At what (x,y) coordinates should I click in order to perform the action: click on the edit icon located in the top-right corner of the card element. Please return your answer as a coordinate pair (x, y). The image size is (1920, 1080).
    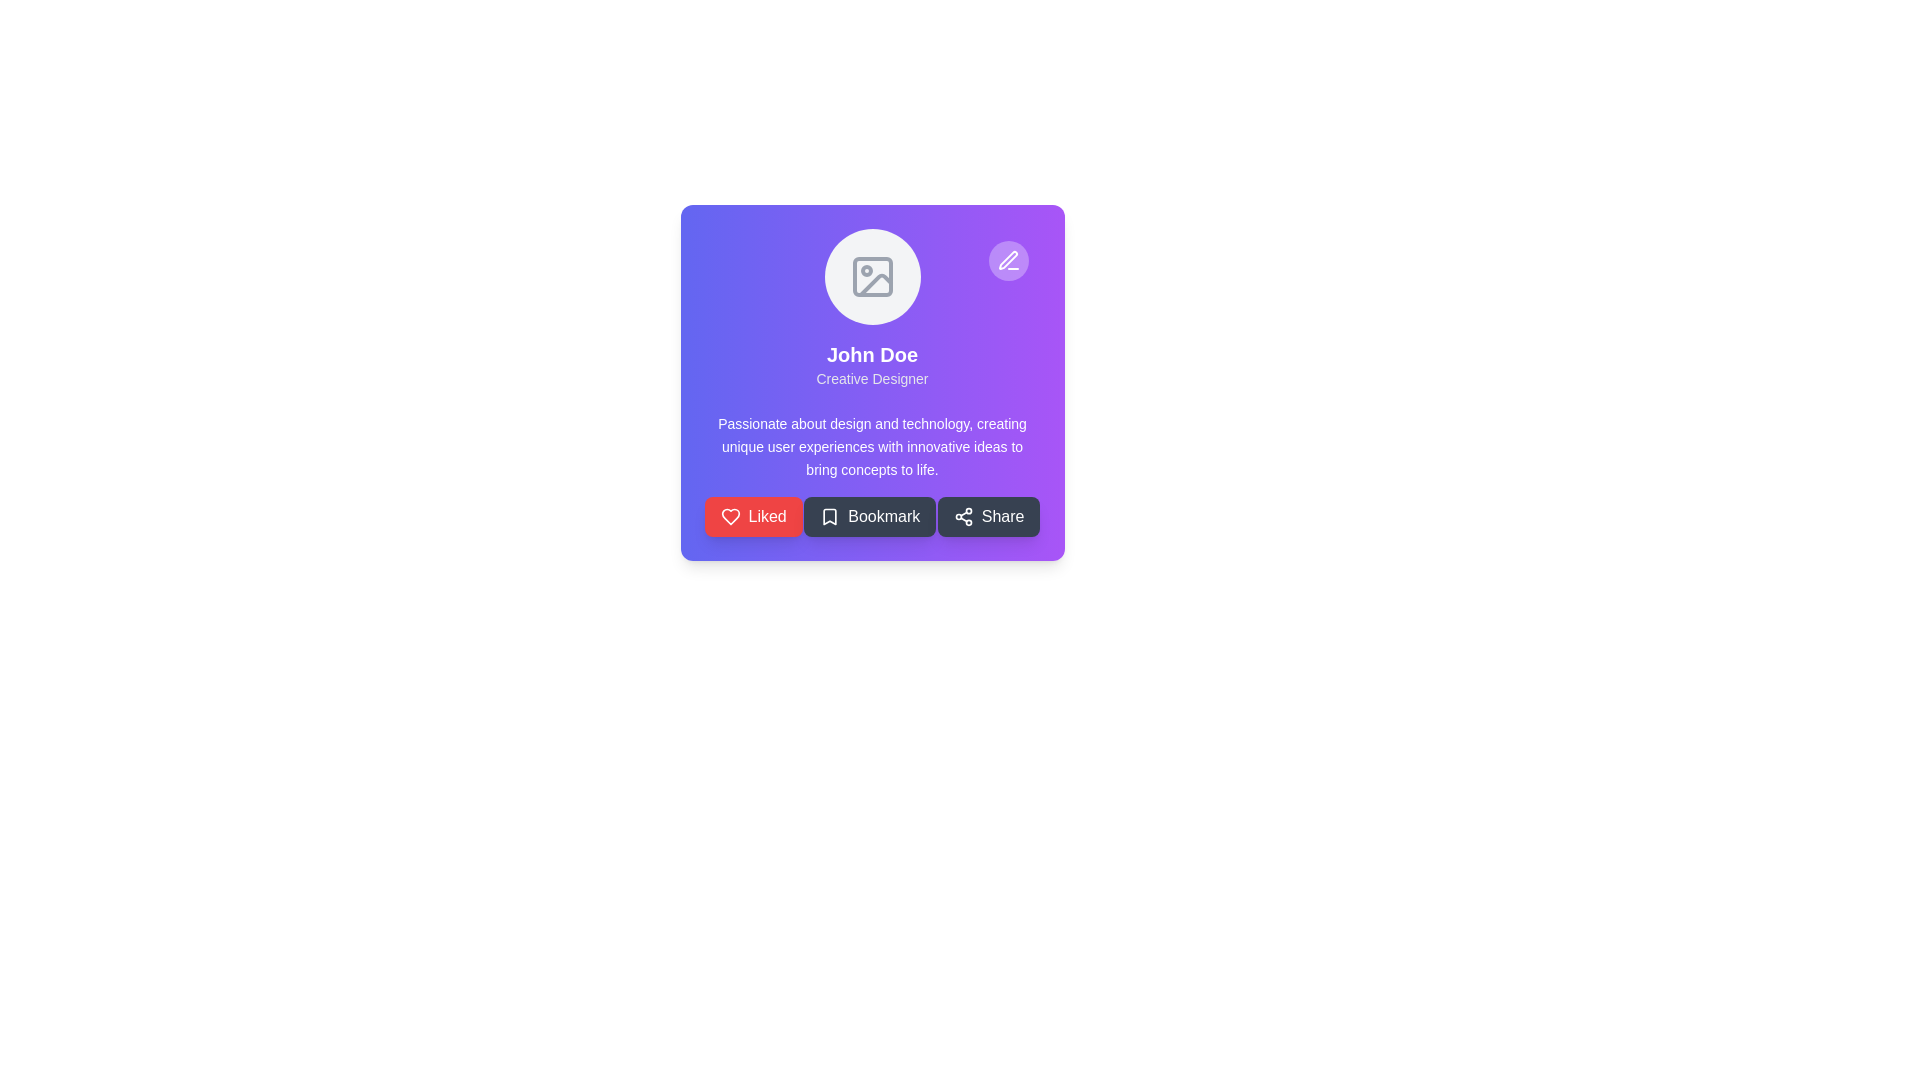
    Looking at the image, I should click on (1008, 260).